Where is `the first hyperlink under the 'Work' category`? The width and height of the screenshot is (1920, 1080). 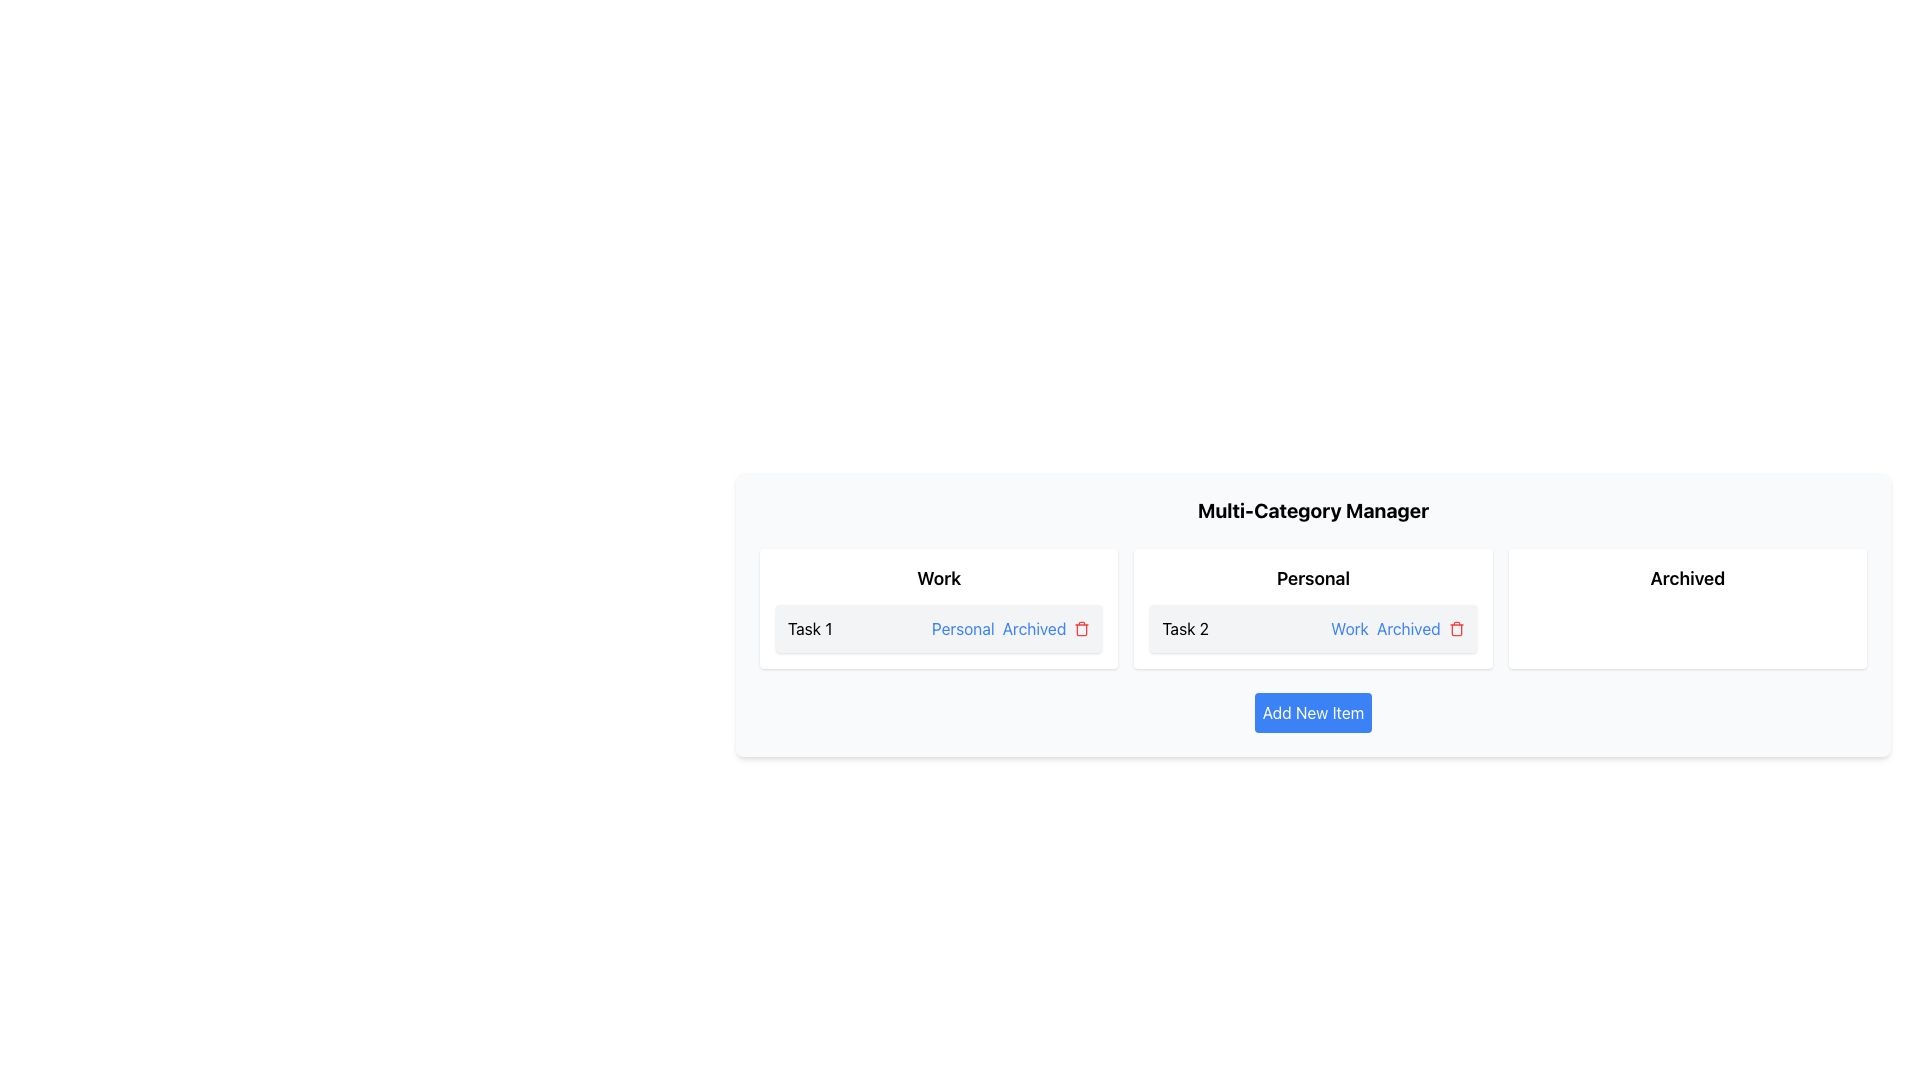
the first hyperlink under the 'Work' category is located at coordinates (963, 627).